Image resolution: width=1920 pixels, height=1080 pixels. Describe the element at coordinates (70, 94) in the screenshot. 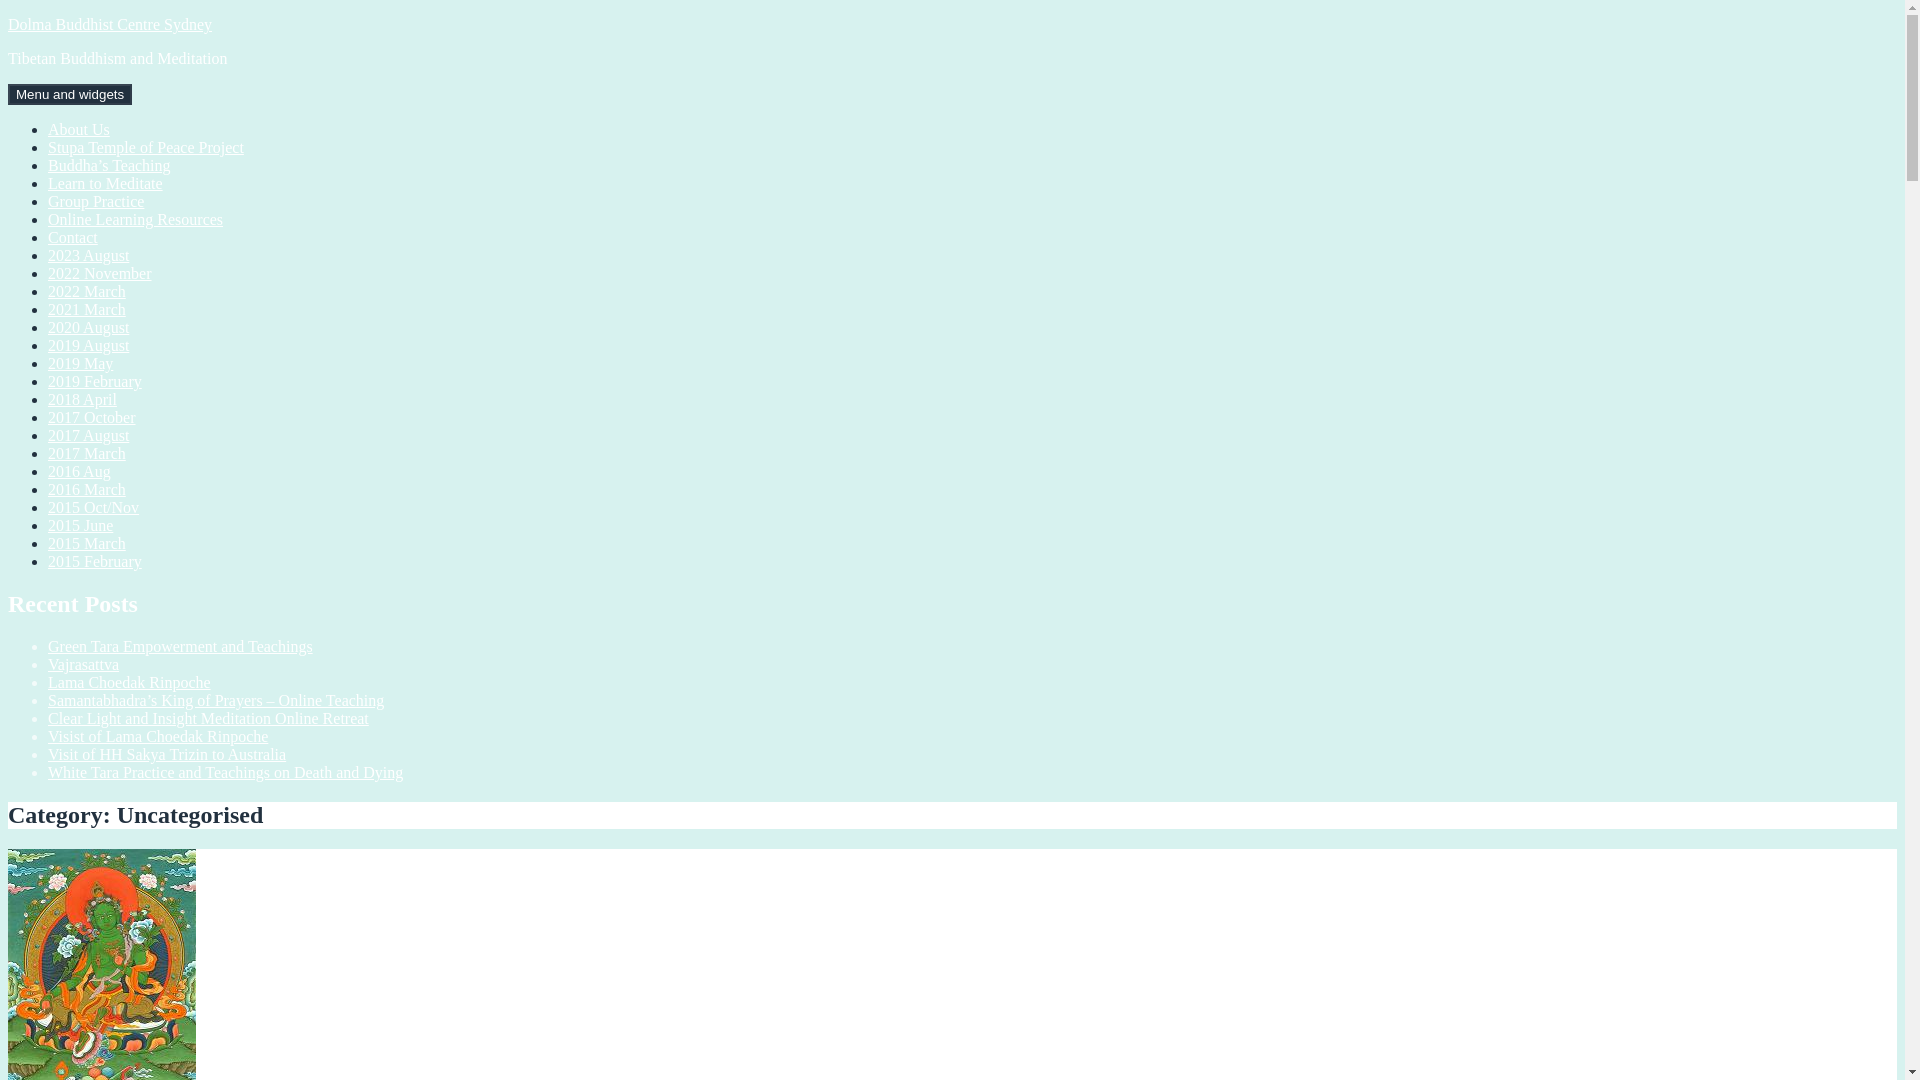

I see `'Menu and widgets'` at that location.